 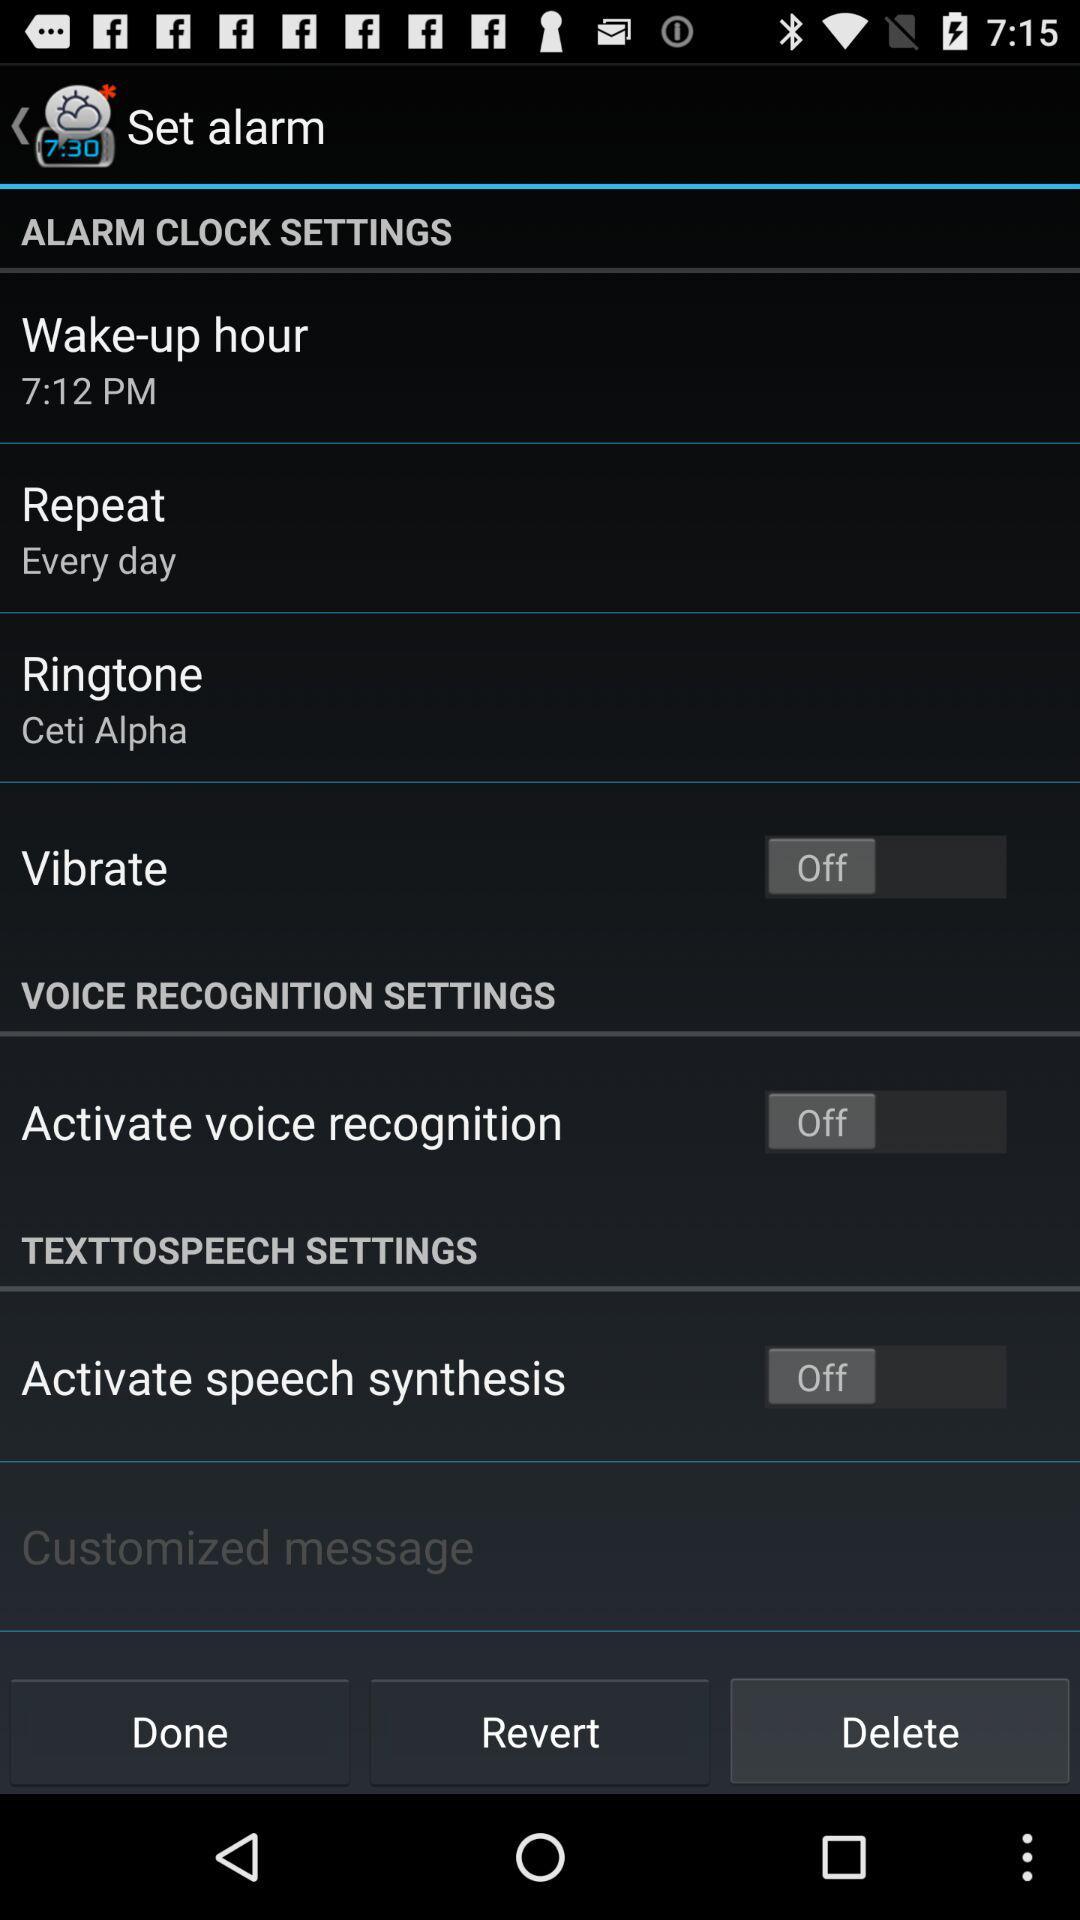 I want to click on the item above the done icon, so click(x=246, y=1545).